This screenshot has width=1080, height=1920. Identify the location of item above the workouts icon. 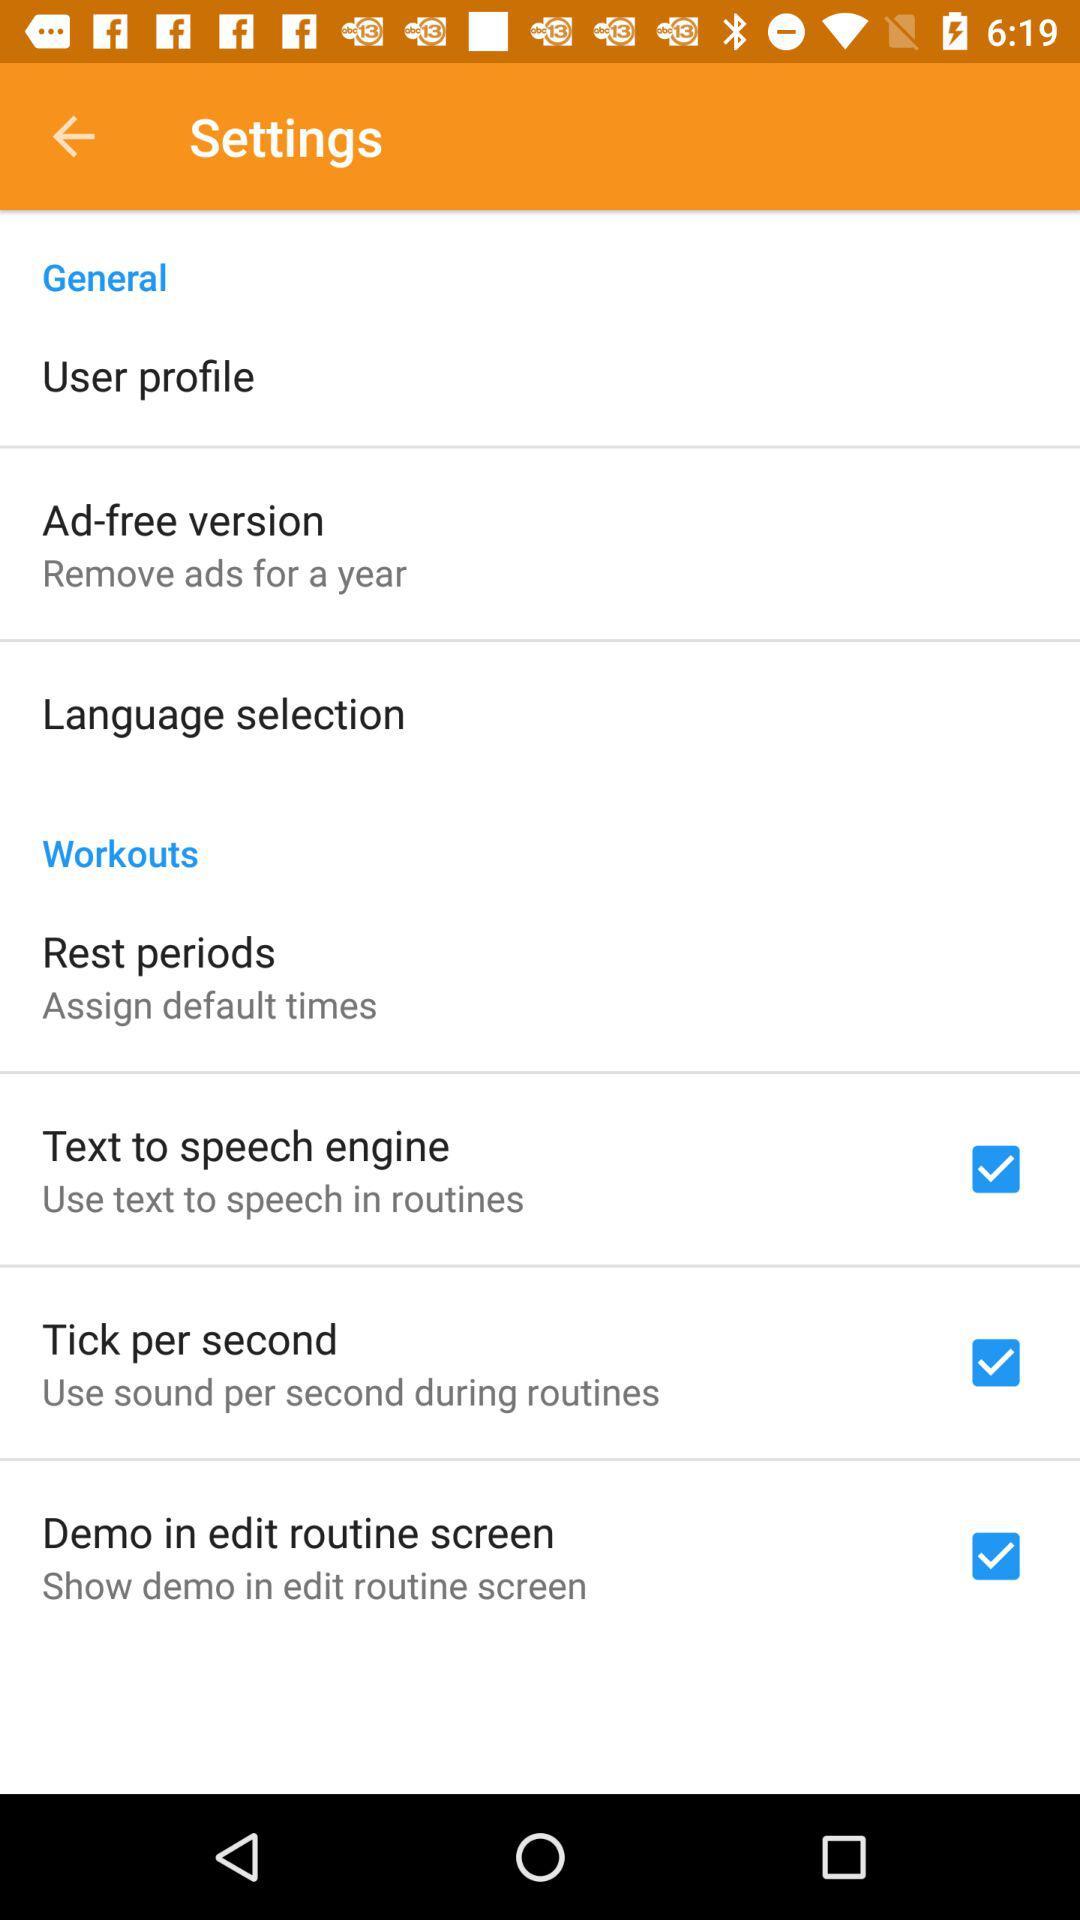
(223, 712).